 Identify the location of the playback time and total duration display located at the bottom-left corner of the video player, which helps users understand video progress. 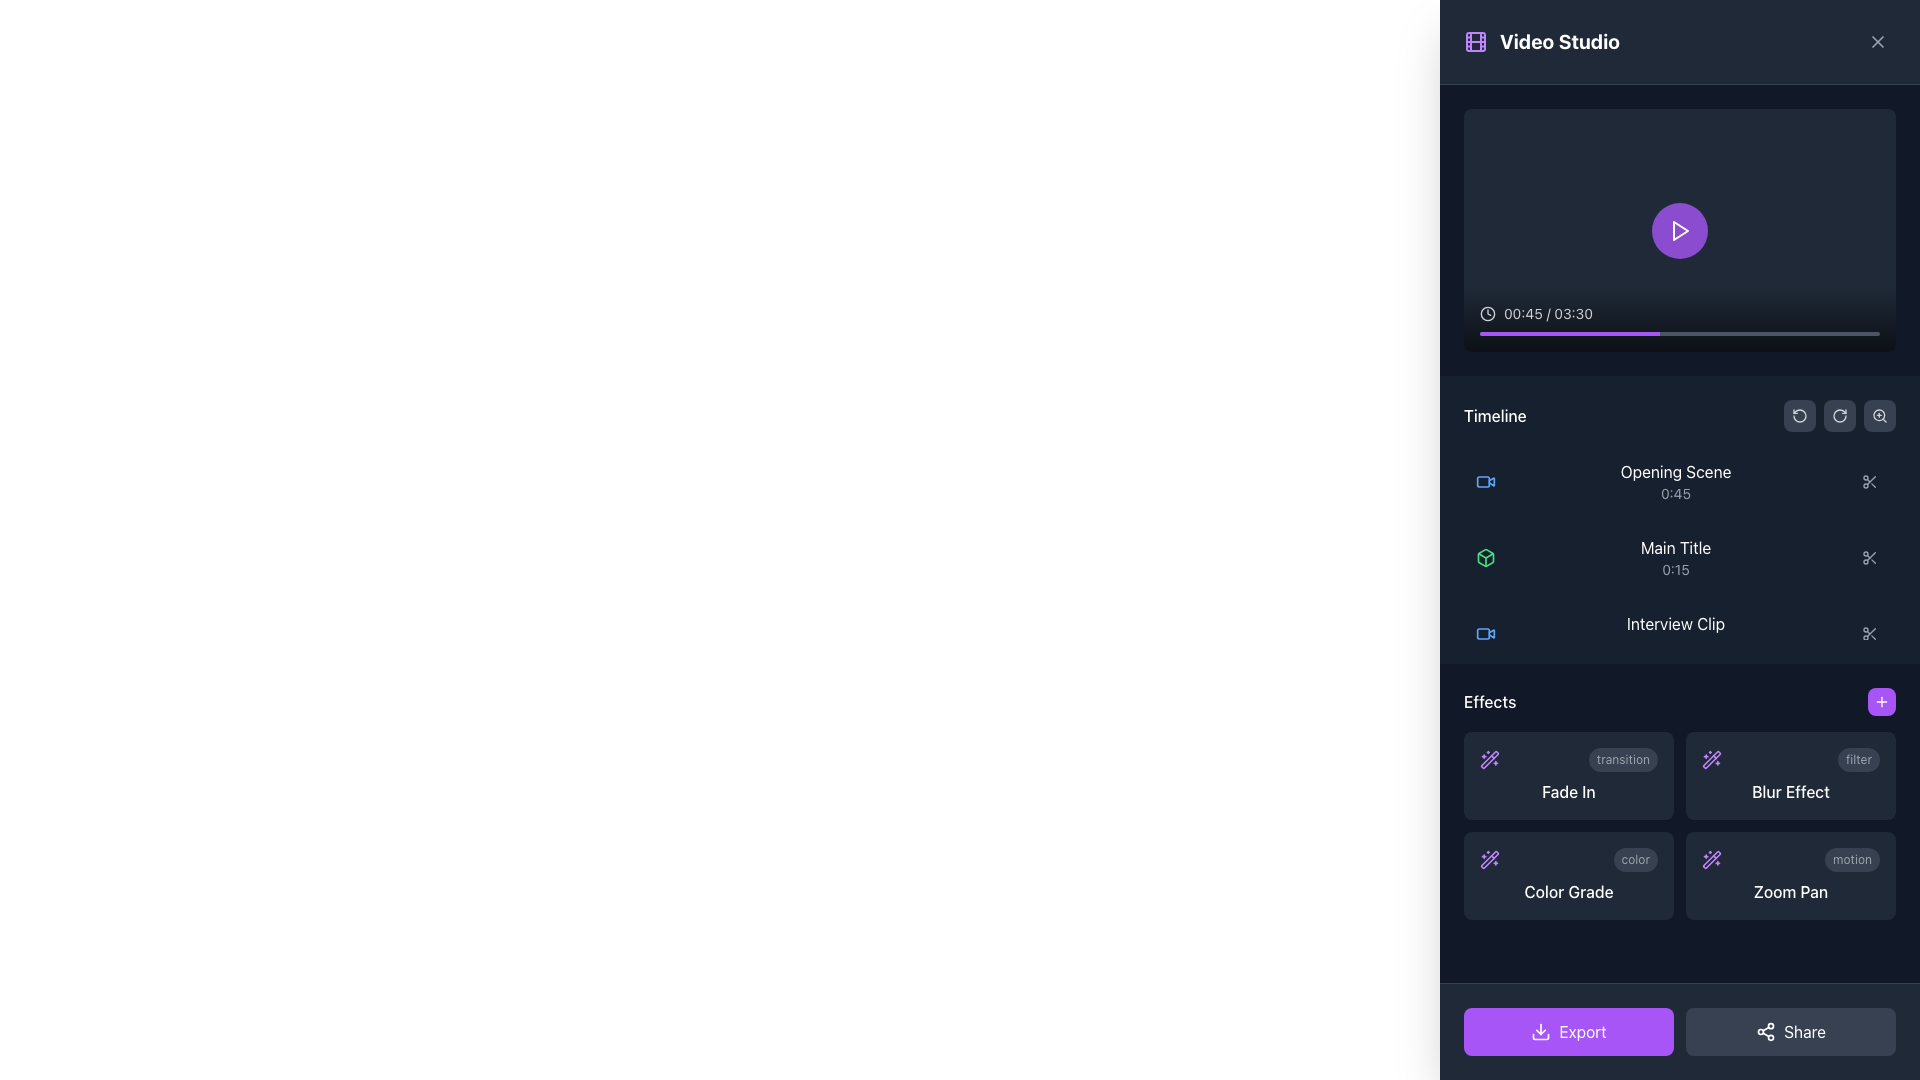
(1680, 313).